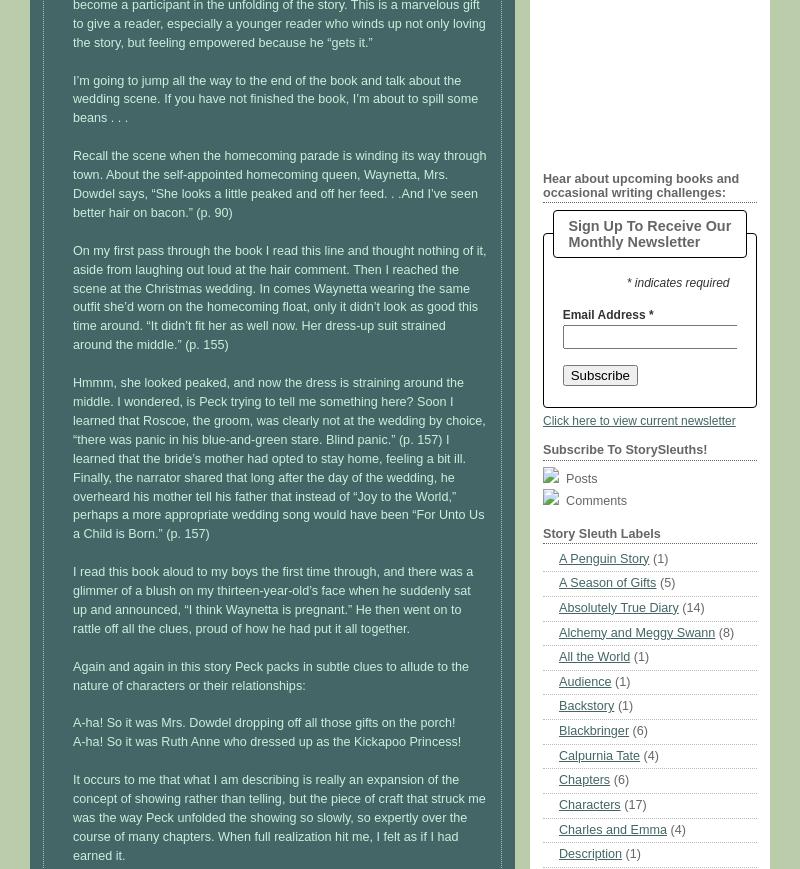 The width and height of the screenshot is (800, 869). I want to click on 'All the World', so click(593, 656).